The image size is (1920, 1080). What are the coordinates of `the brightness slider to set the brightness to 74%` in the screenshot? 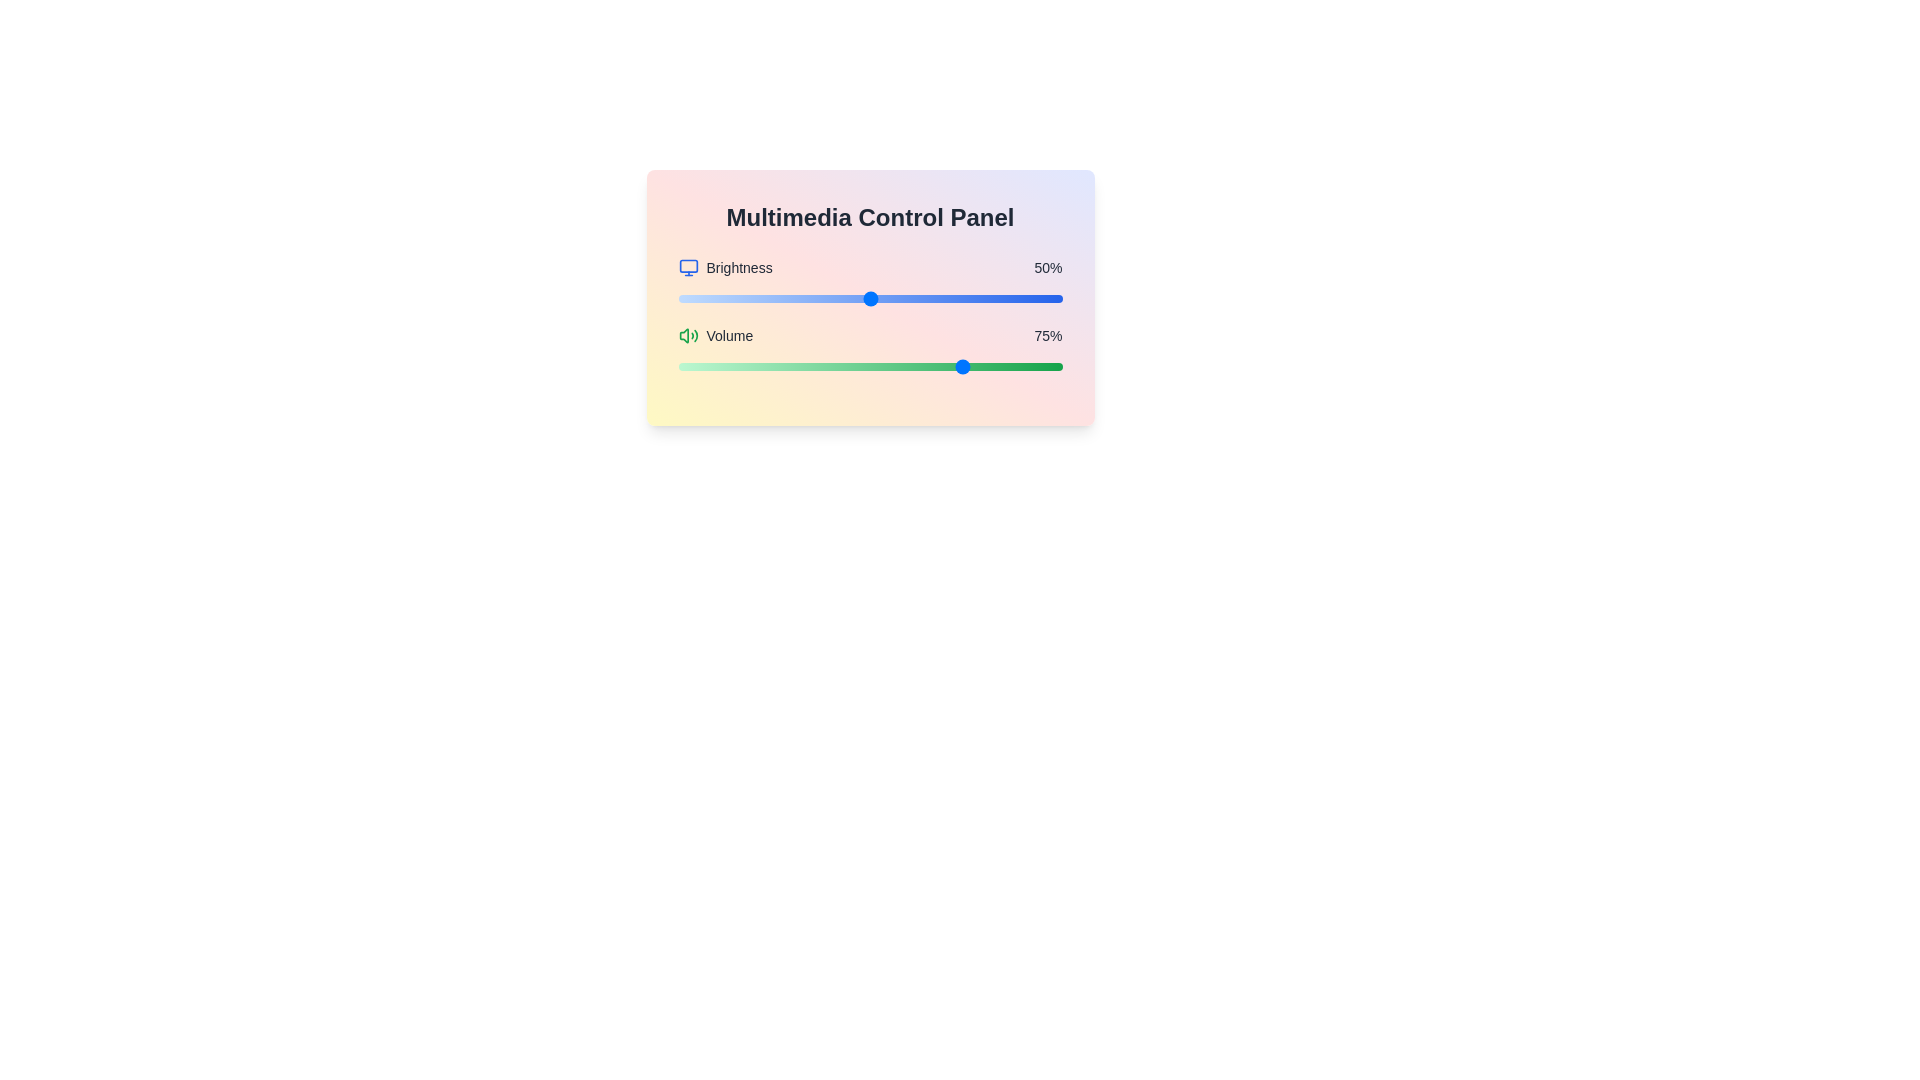 It's located at (962, 299).